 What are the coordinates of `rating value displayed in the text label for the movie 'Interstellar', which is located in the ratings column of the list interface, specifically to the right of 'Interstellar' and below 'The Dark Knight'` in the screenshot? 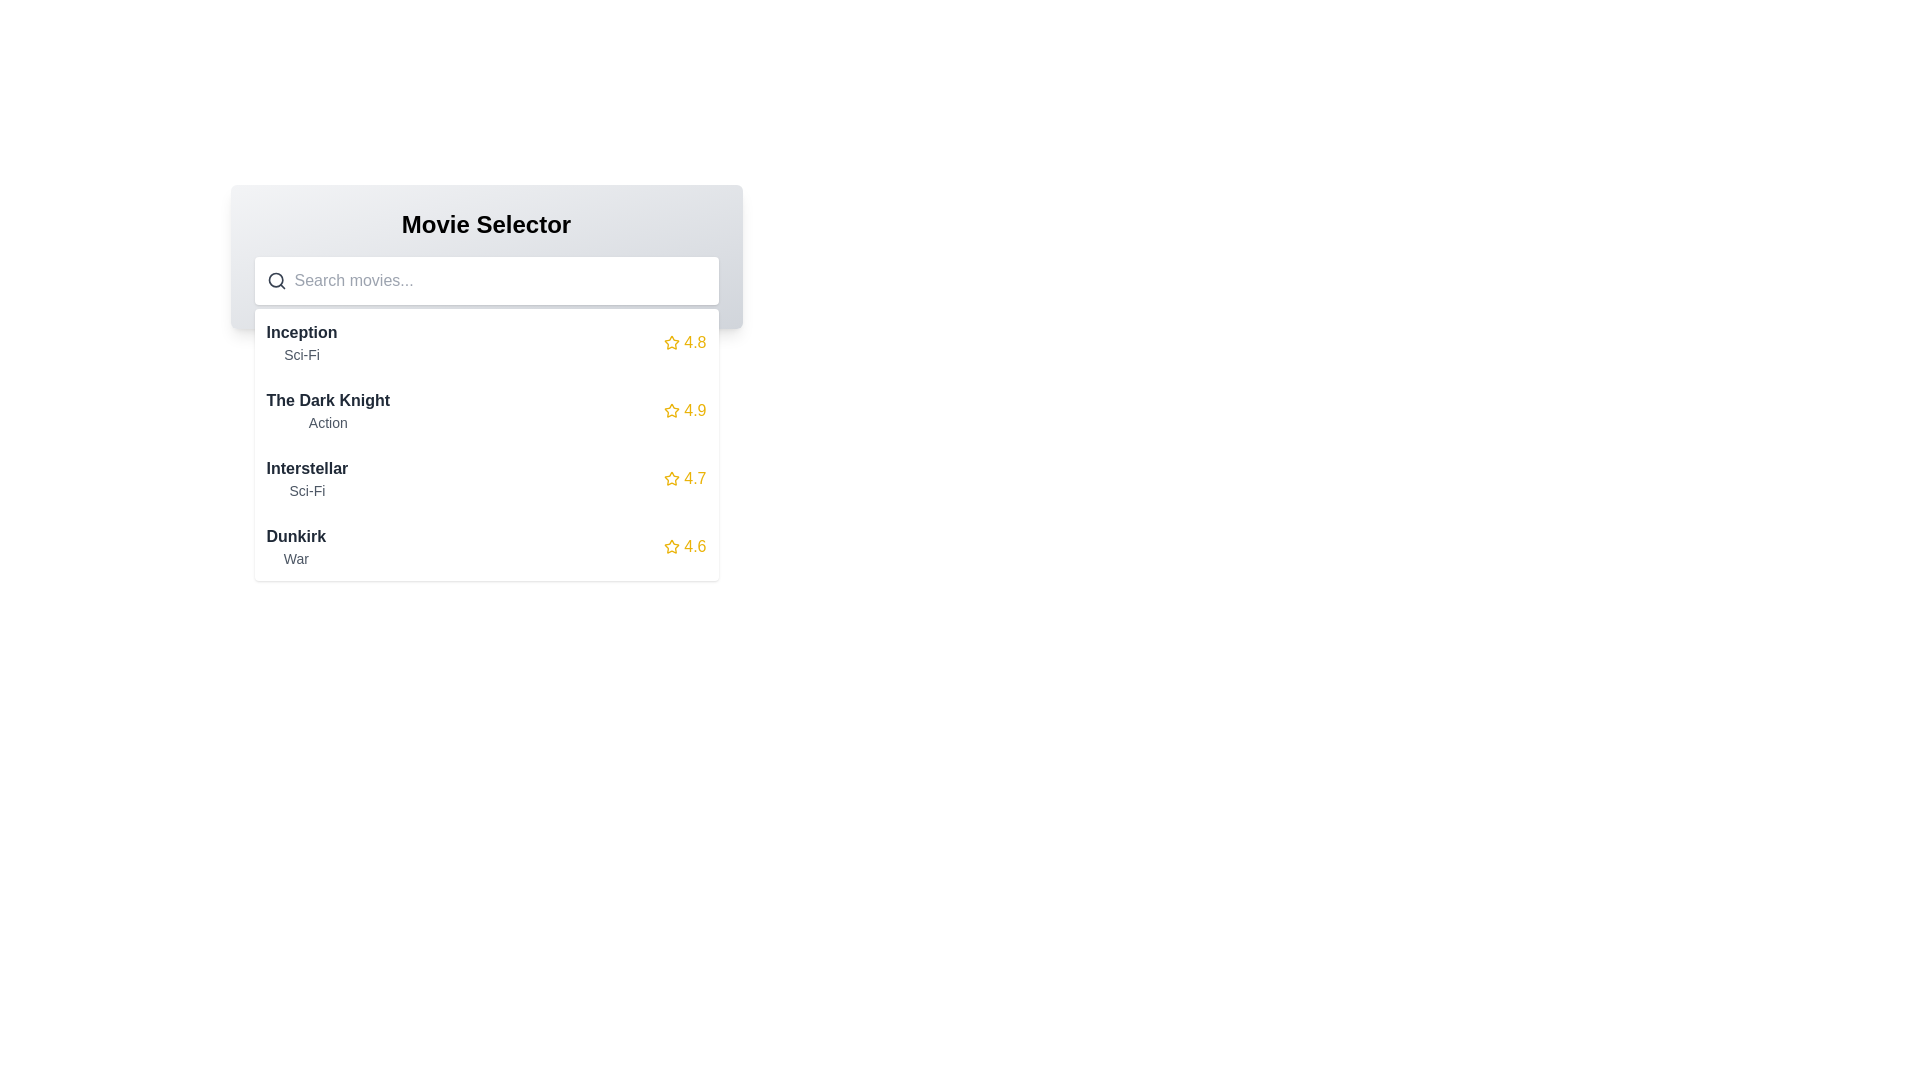 It's located at (695, 478).